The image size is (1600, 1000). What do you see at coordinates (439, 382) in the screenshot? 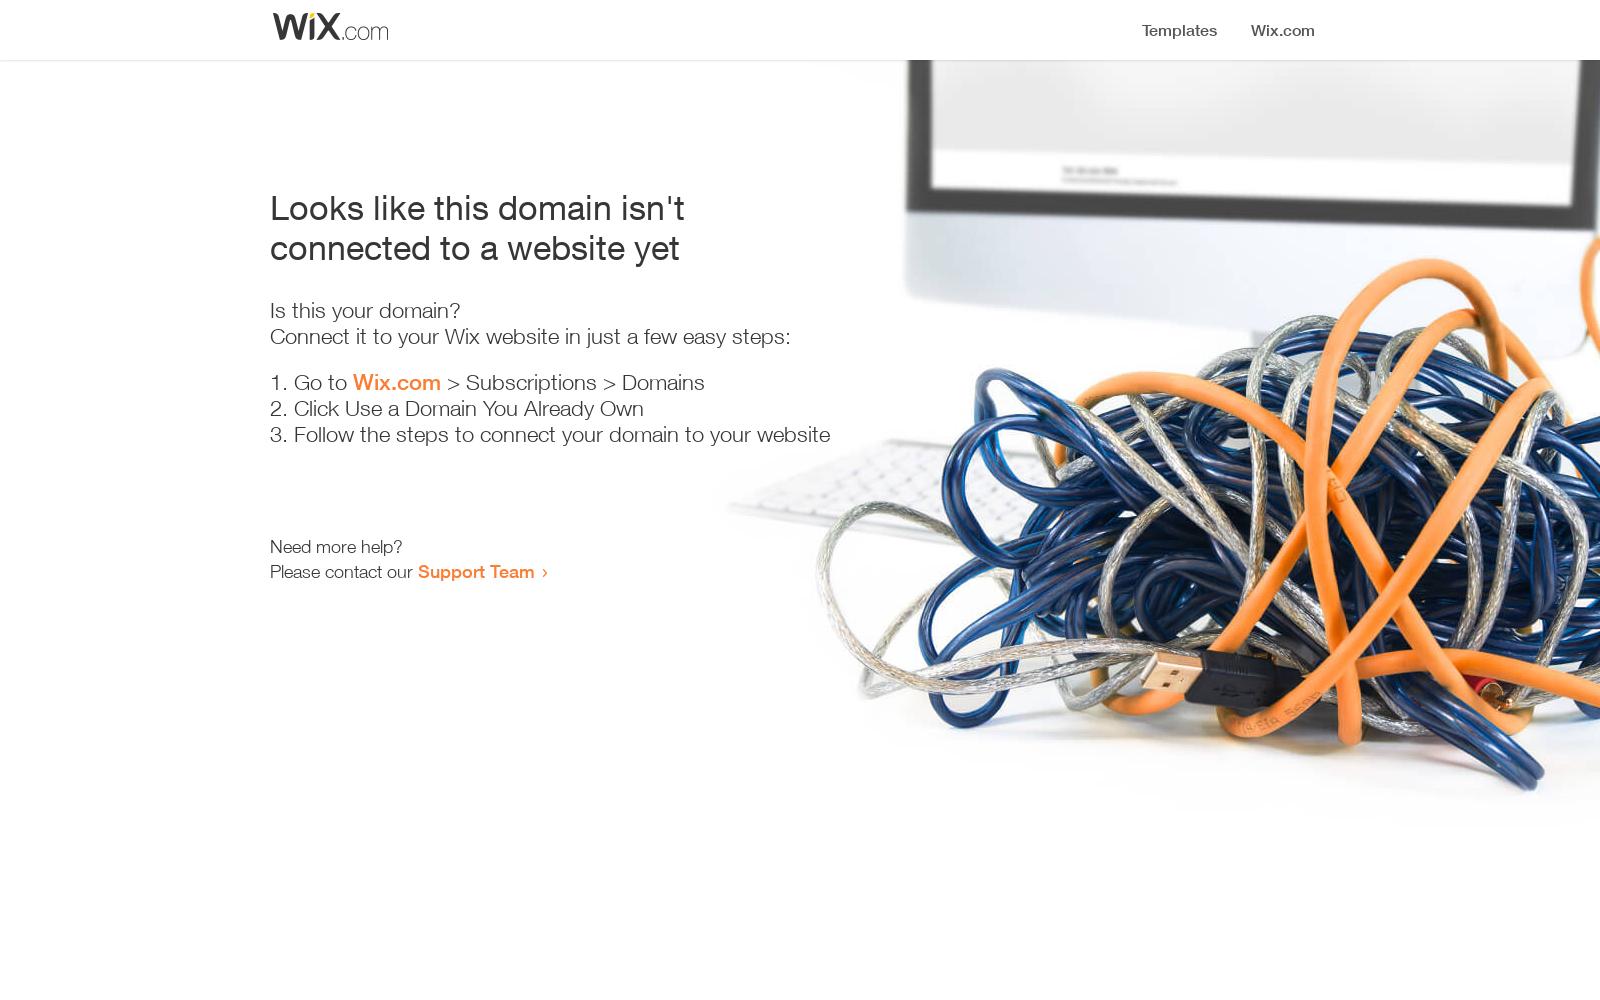
I see `'> Subscriptions > Domains'` at bounding box center [439, 382].